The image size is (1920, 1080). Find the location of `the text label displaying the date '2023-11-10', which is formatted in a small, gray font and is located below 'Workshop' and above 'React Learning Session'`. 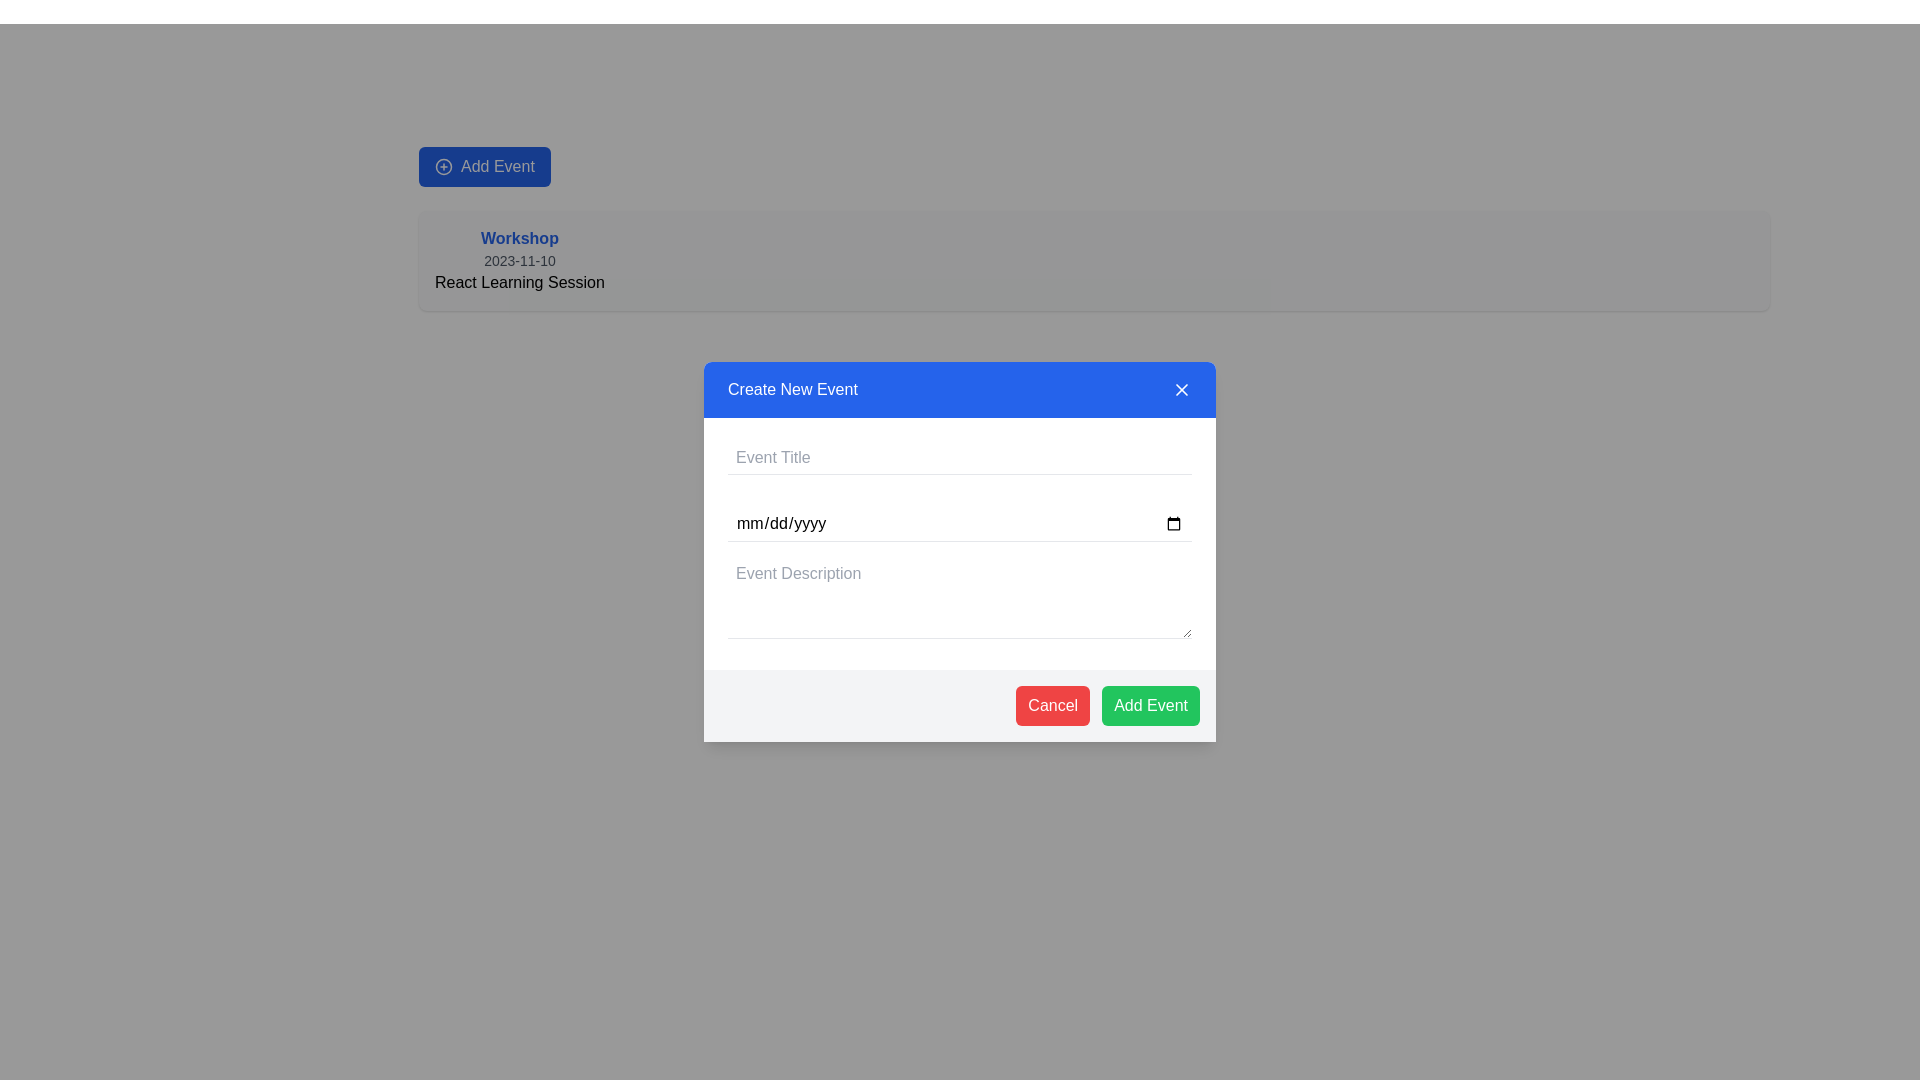

the text label displaying the date '2023-11-10', which is formatted in a small, gray font and is located below 'Workshop' and above 'React Learning Session' is located at coordinates (519, 260).